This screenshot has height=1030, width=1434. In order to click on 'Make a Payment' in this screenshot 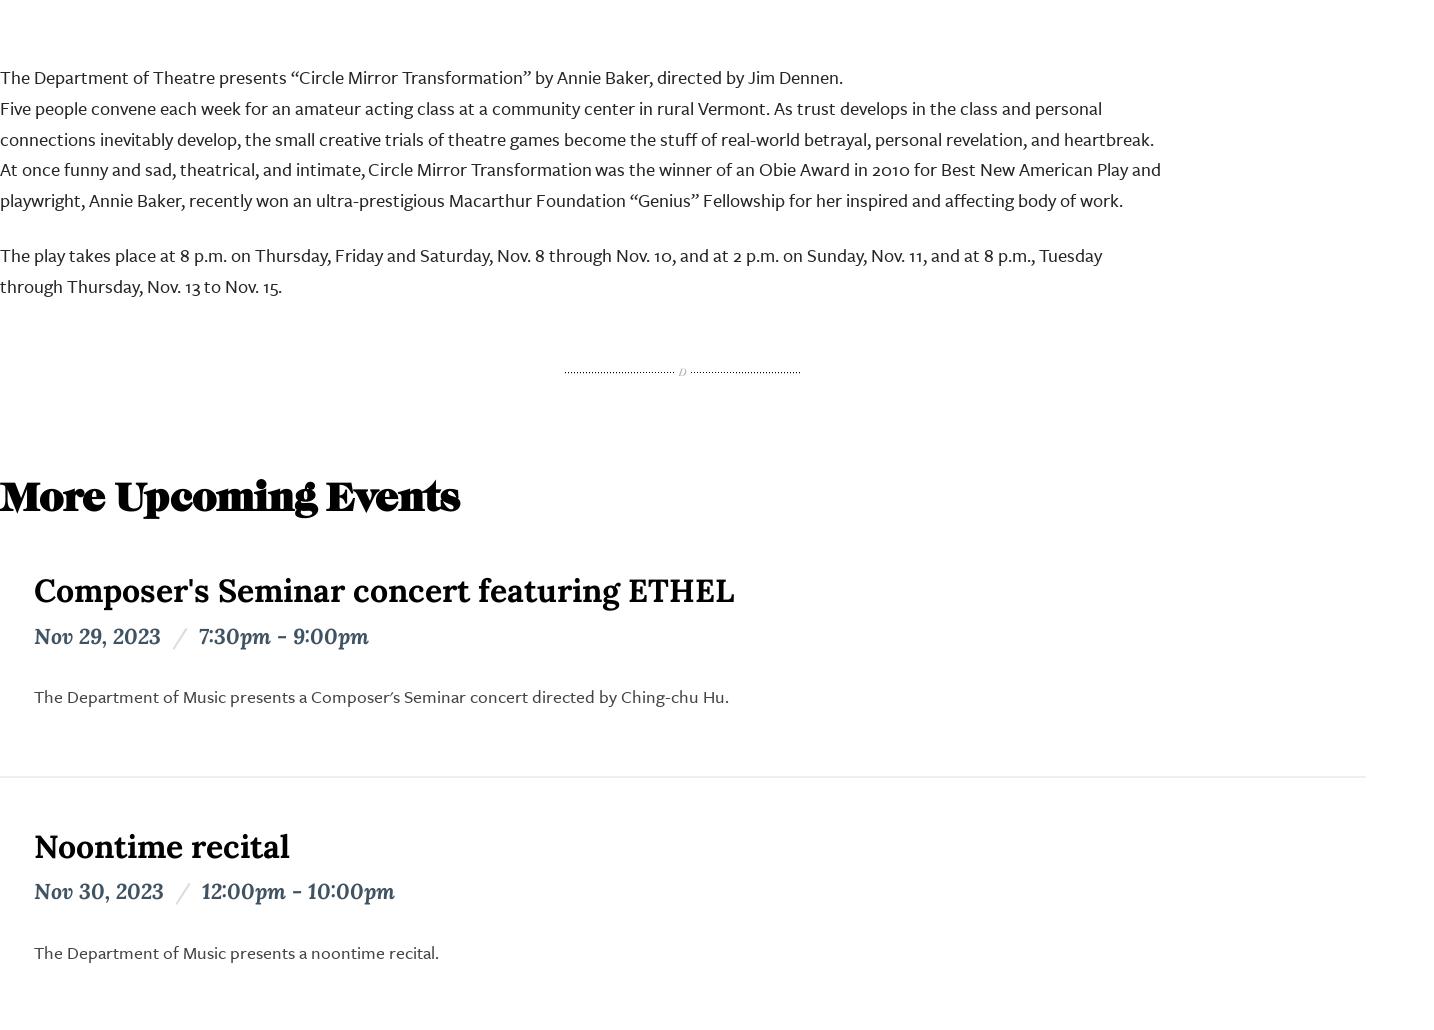, I will do `click(491, 362)`.